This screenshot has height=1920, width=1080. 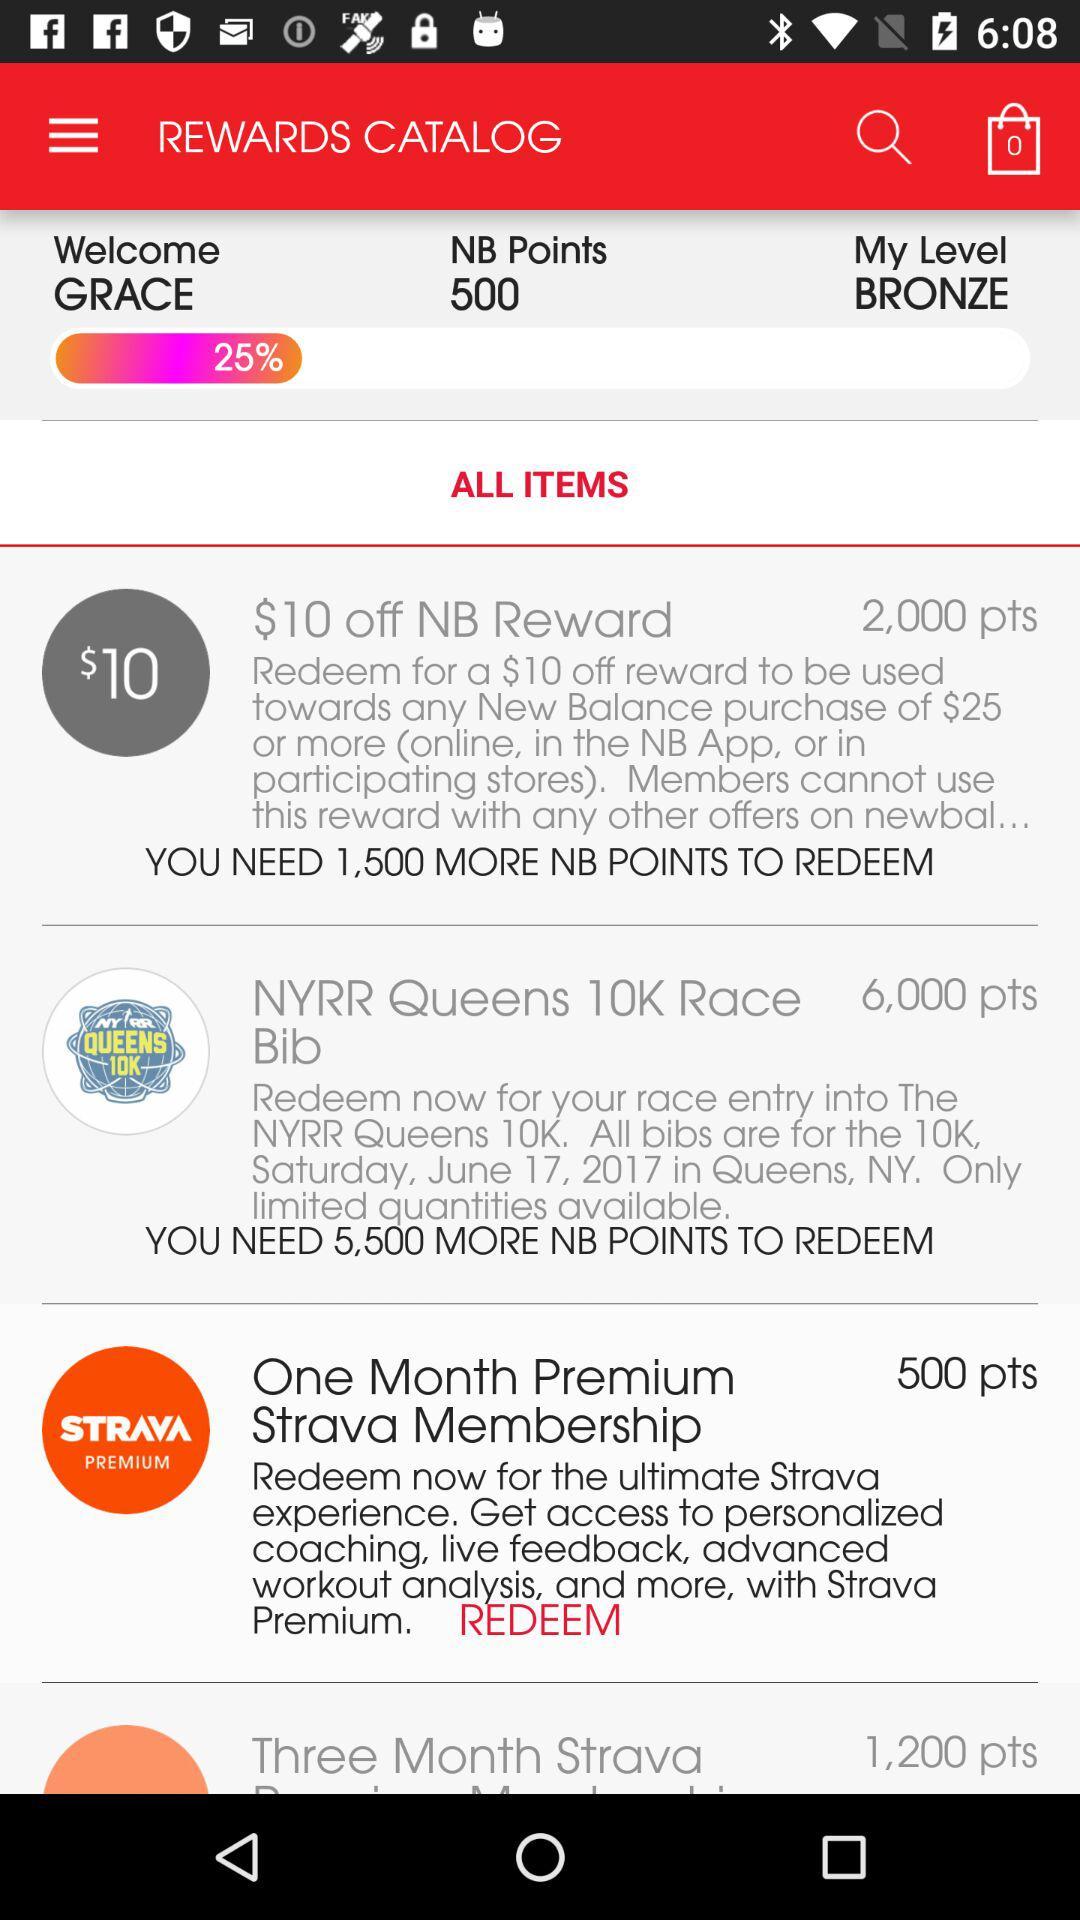 What do you see at coordinates (966, 1371) in the screenshot?
I see `500 pts item` at bounding box center [966, 1371].